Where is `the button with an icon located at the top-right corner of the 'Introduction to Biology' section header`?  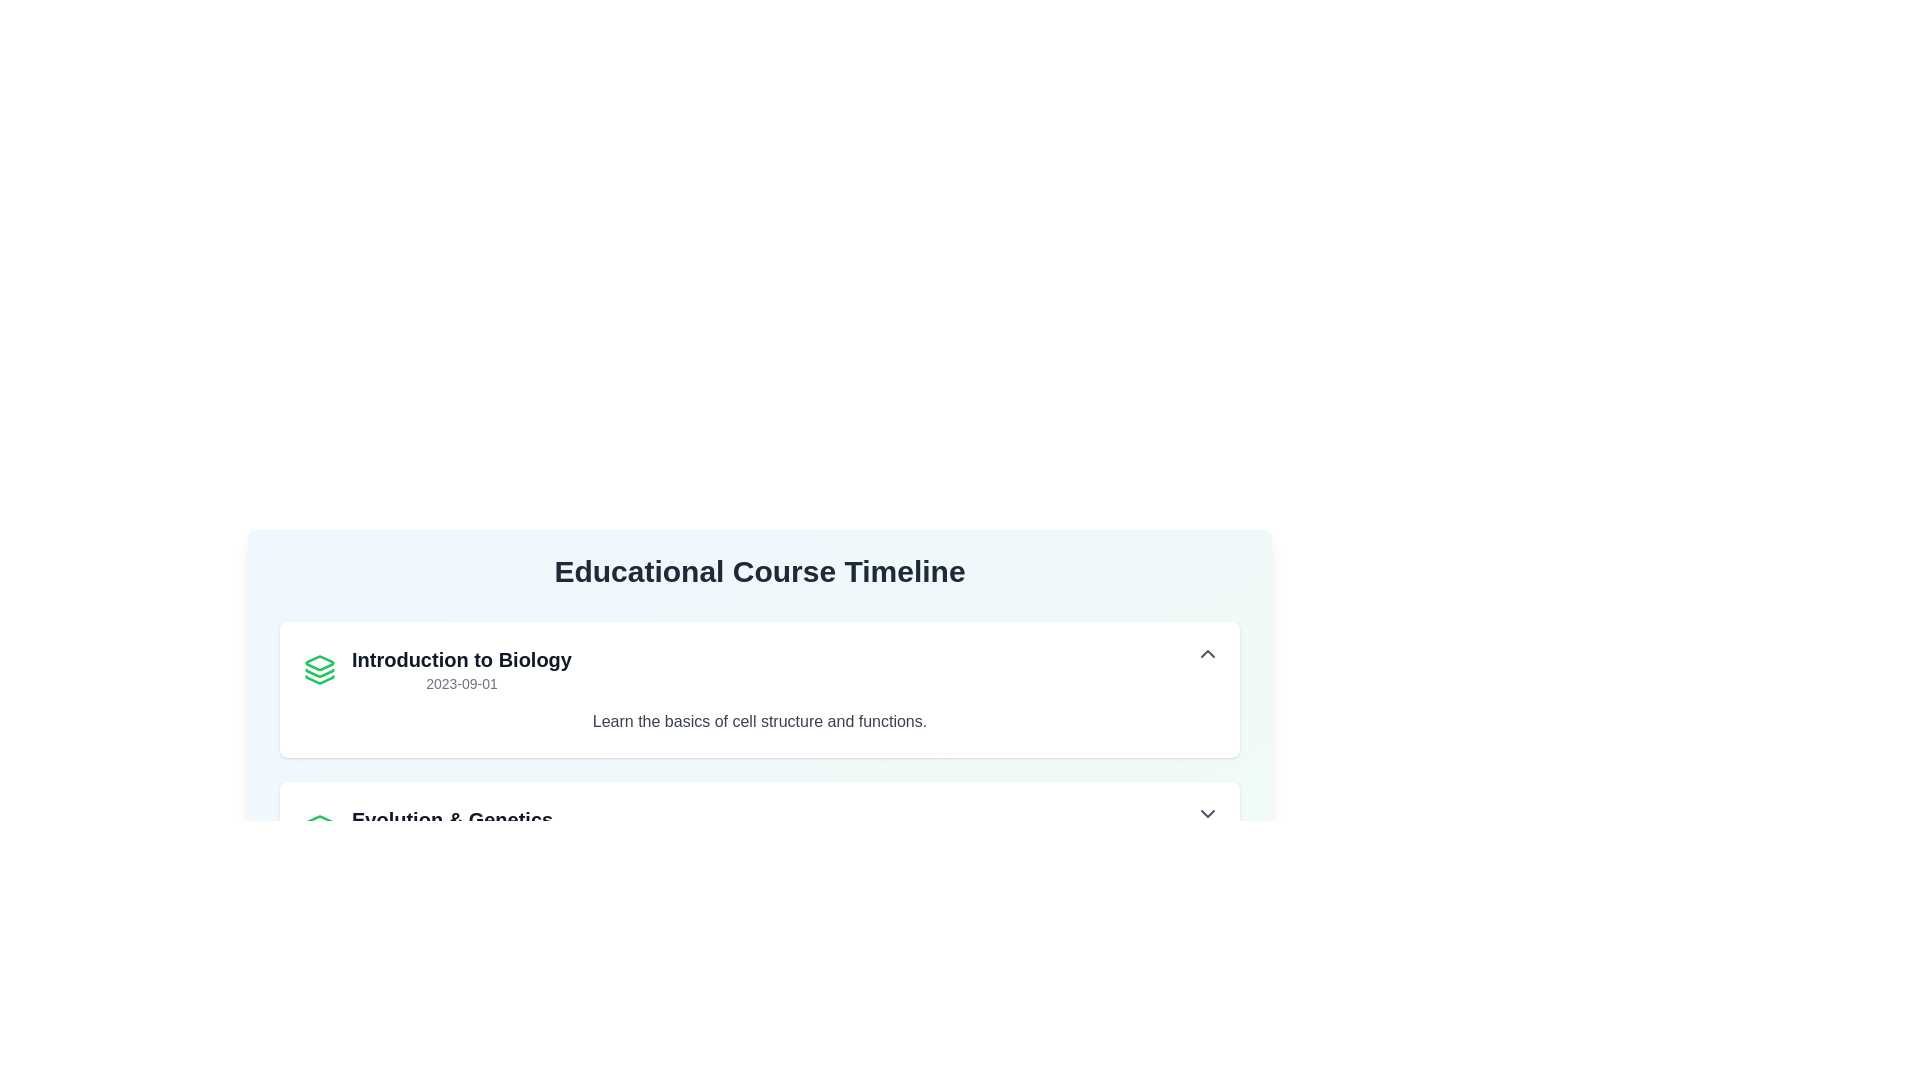 the button with an icon located at the top-right corner of the 'Introduction to Biology' section header is located at coordinates (1207, 654).